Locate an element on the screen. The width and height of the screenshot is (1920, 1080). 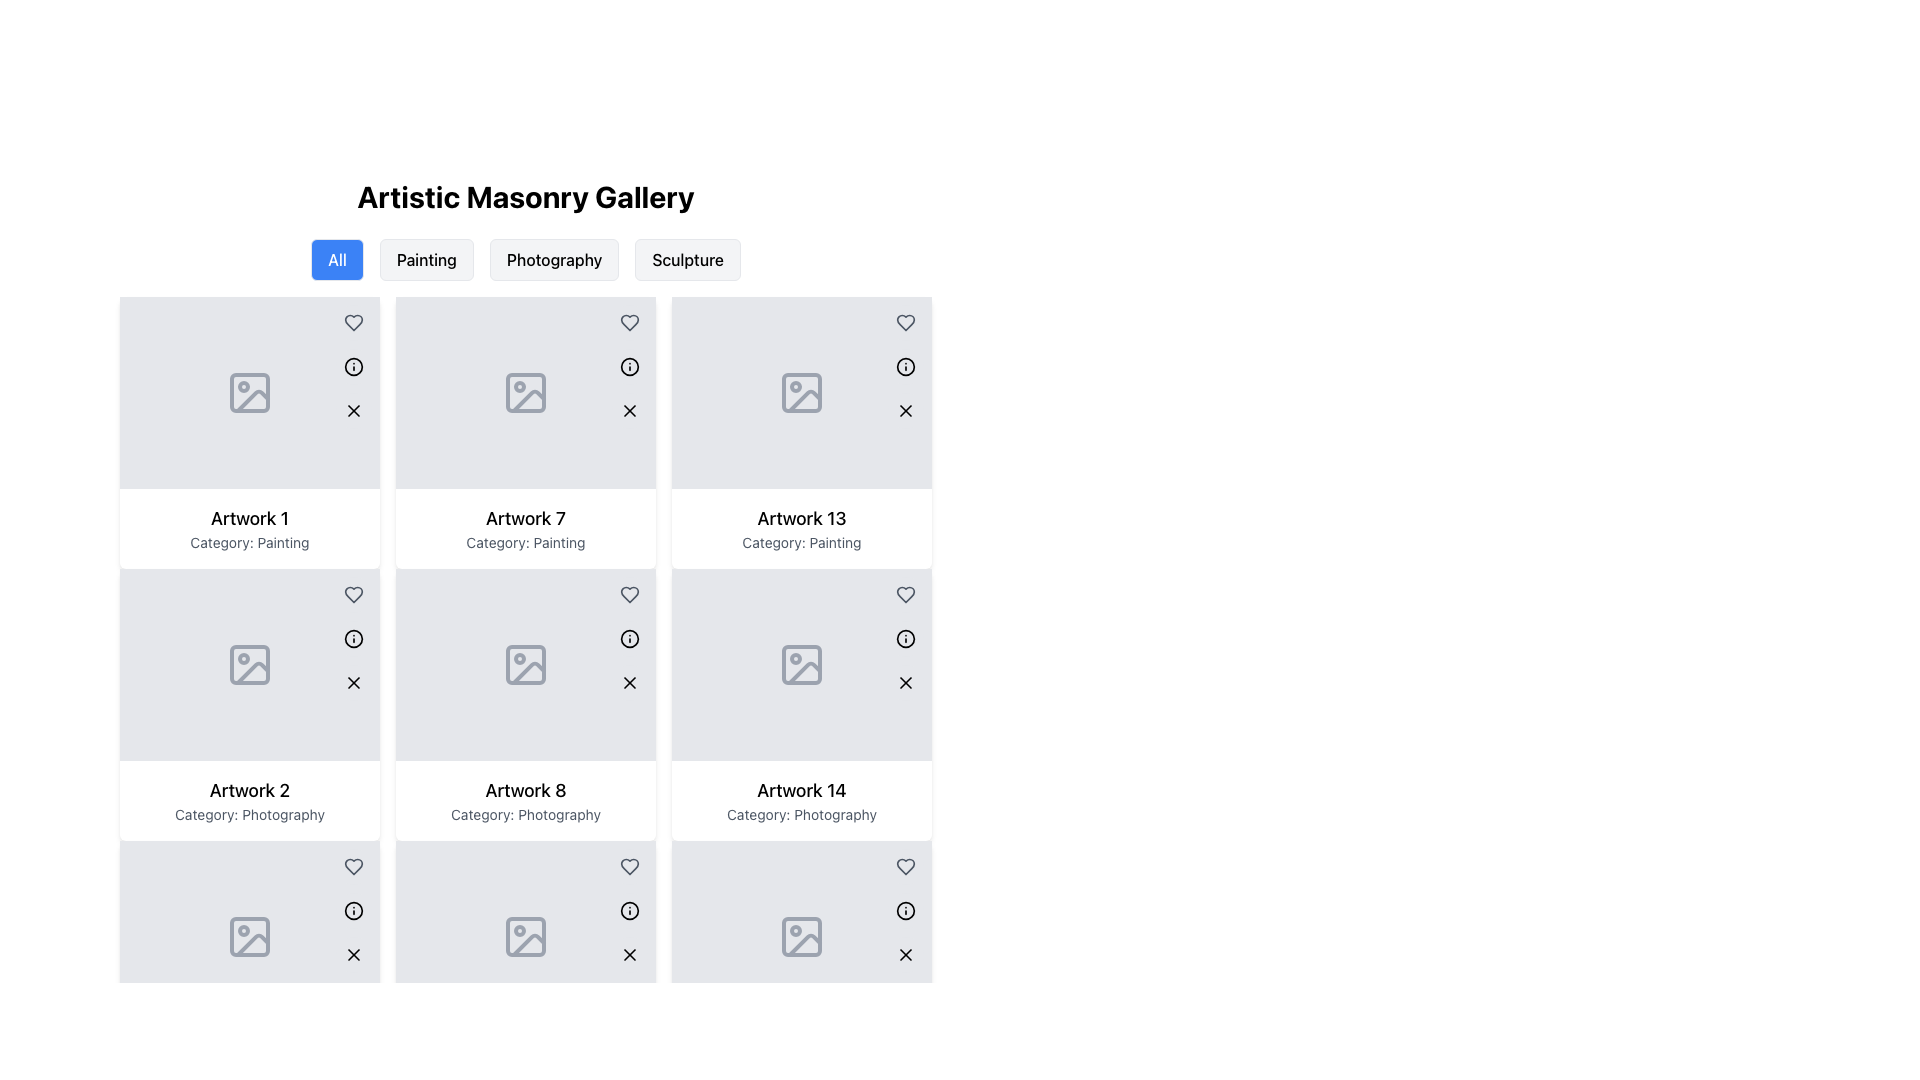
the Circular SVG component located at the top-right corner of the card labeled 'Artwork 13' is located at coordinates (905, 366).